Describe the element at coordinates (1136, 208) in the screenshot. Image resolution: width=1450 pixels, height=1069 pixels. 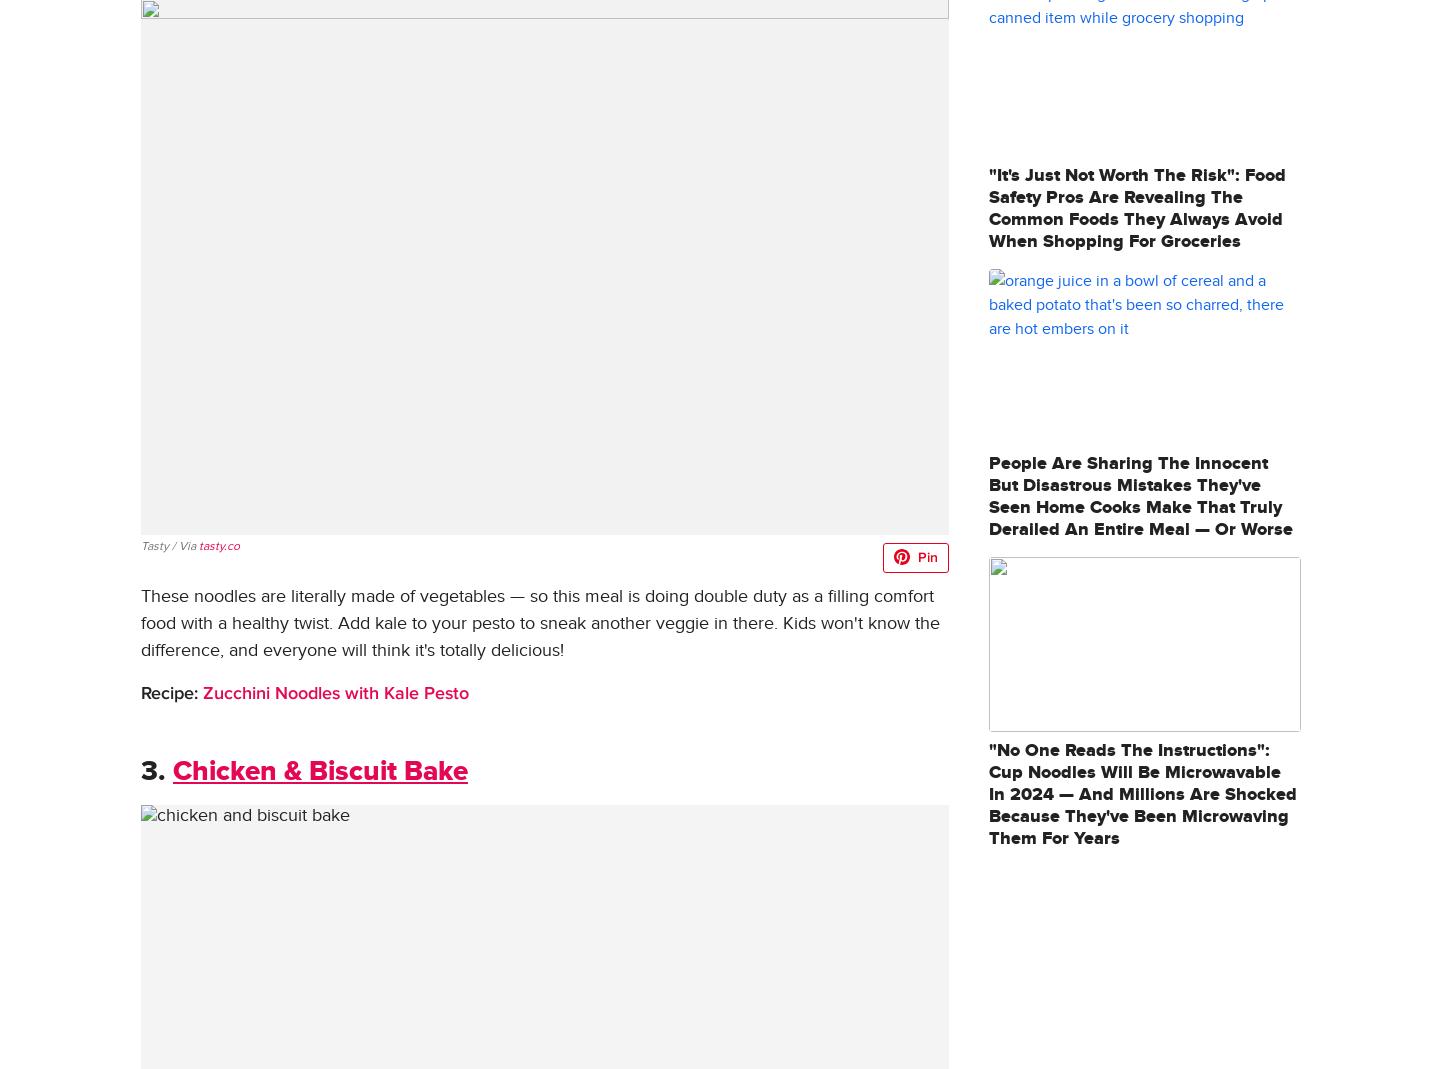
I see `'"It's Just Not Worth The Risk": Food Safety Pros Are Revealing The Common Foods They Always Avoid When Shopping For Groceries'` at that location.